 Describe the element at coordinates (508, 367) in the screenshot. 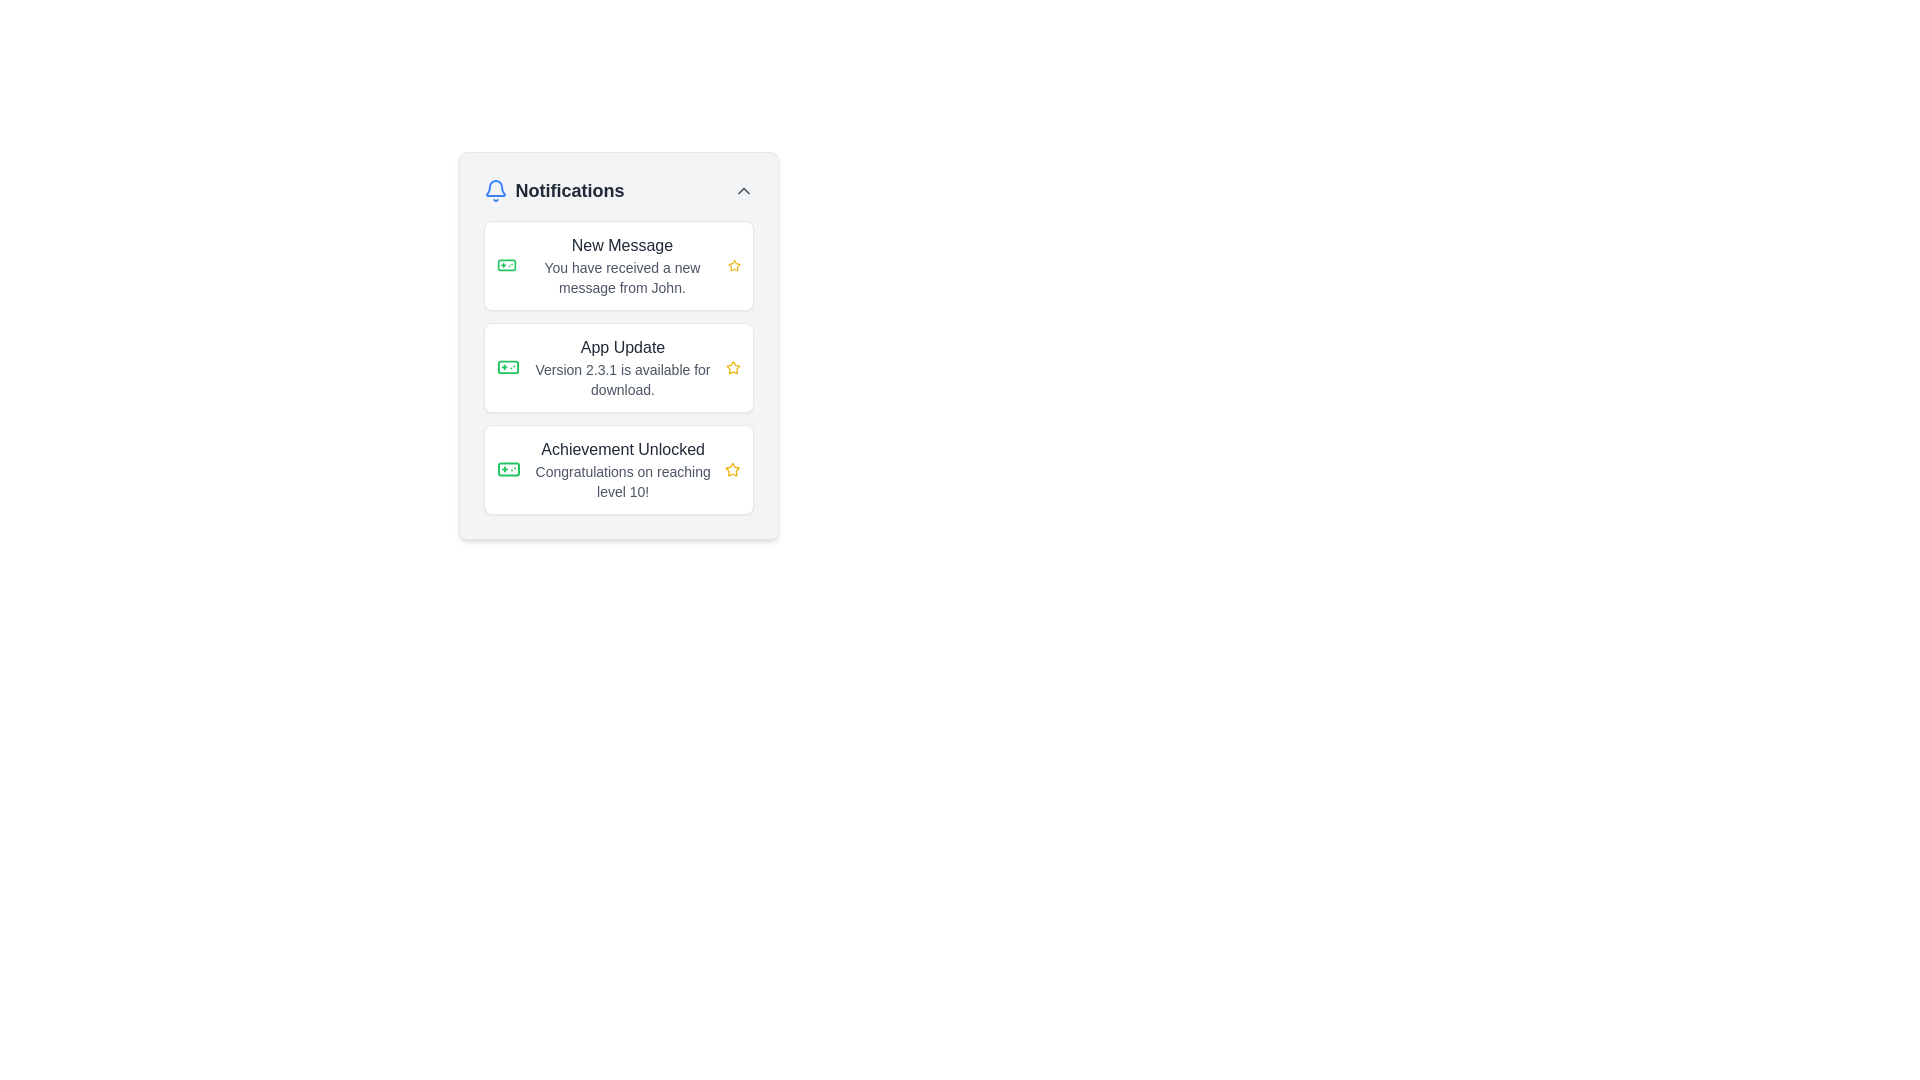

I see `the app update icon within the notification card titled 'App Update' in the notification list` at that location.